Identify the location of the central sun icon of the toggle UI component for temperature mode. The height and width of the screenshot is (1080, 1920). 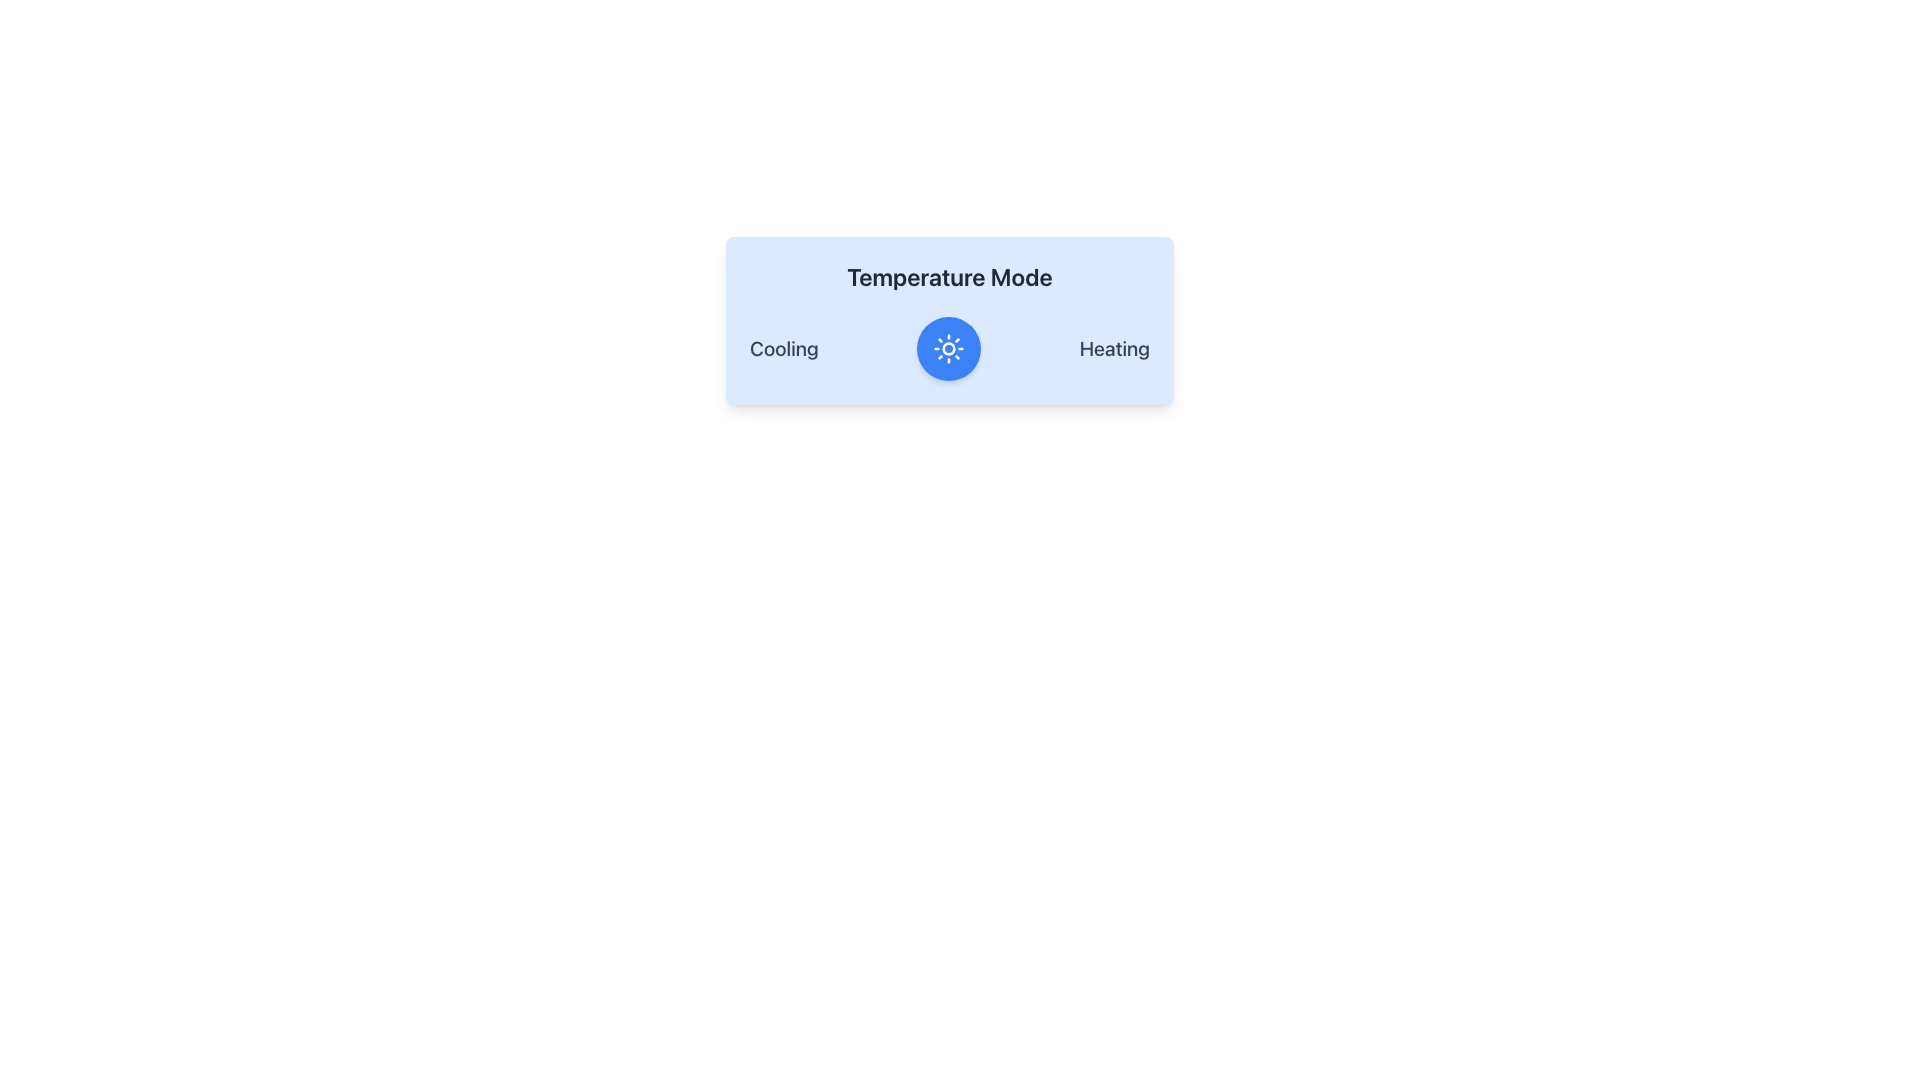
(949, 347).